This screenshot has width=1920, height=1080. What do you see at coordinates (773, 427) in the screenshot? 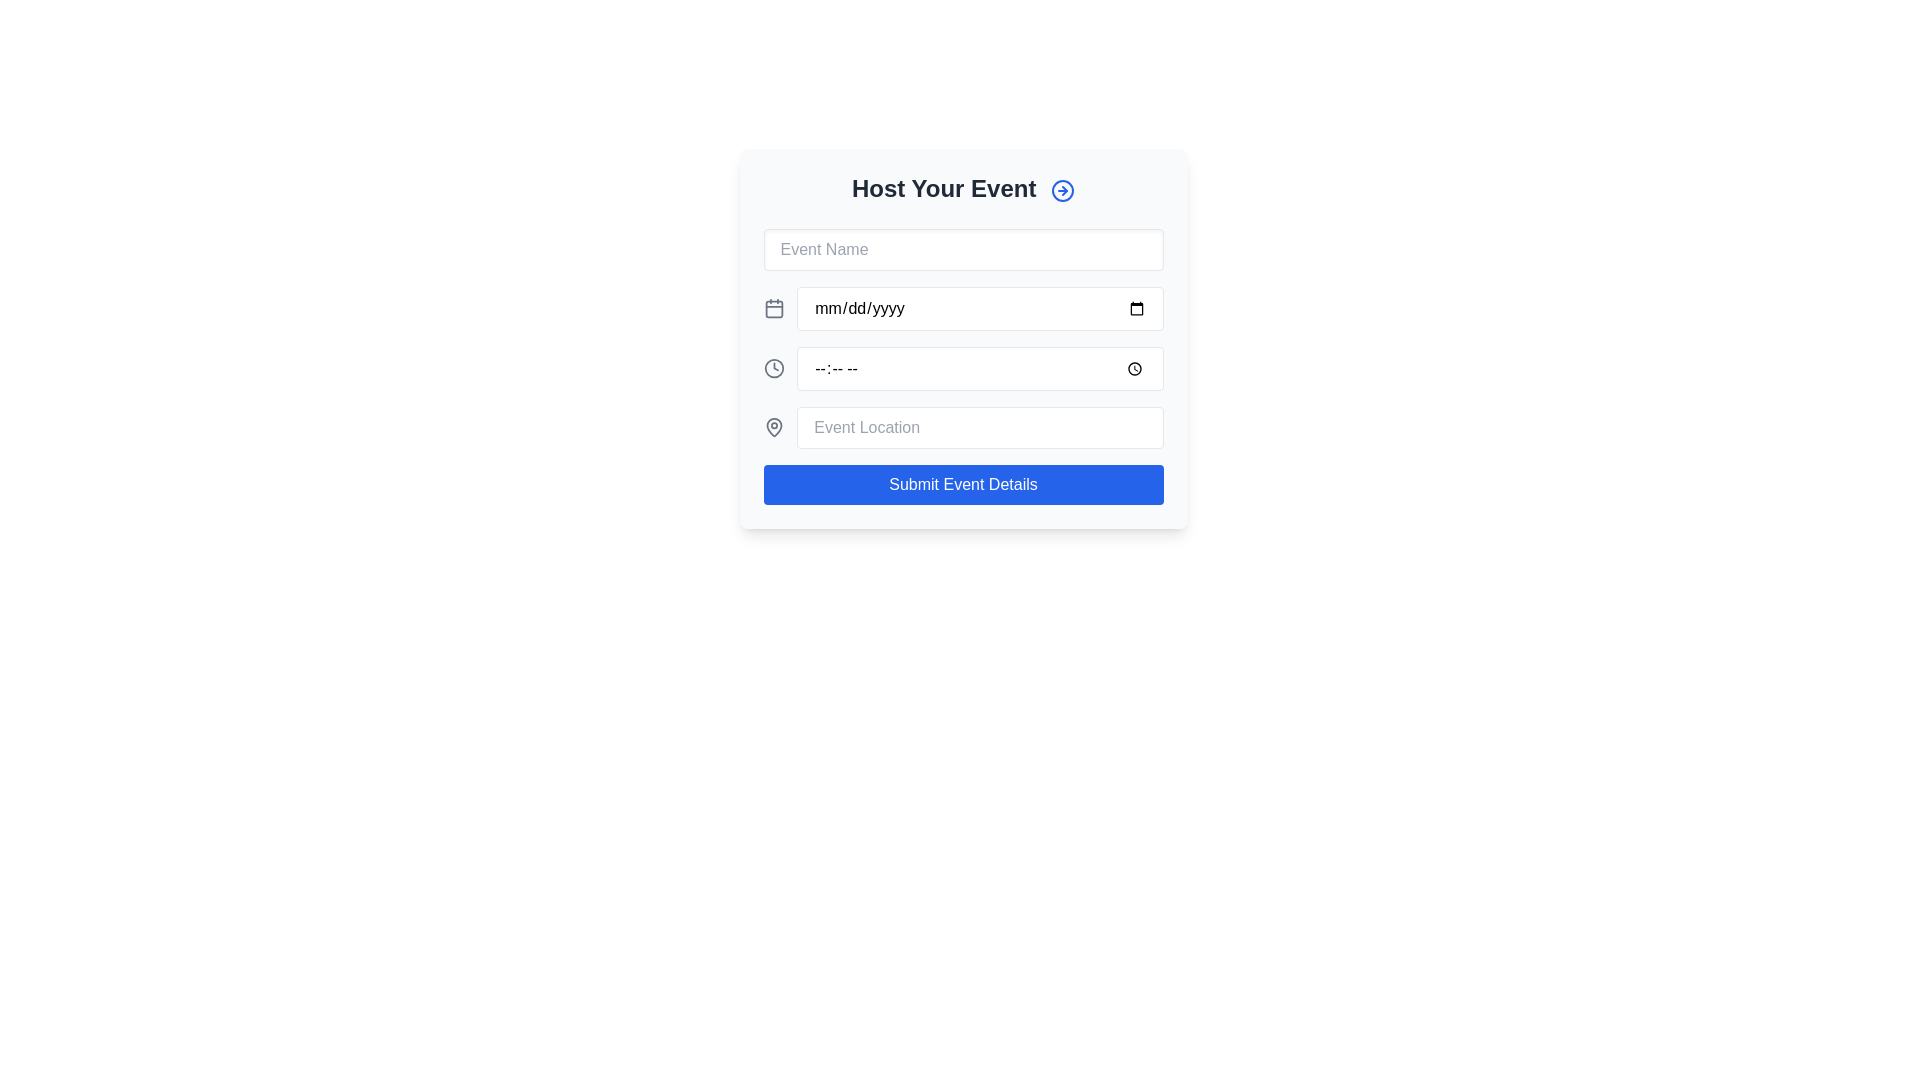
I see `the map location pin icon located to the left of the 'Event Location' input field in the third field of the form interface` at bounding box center [773, 427].